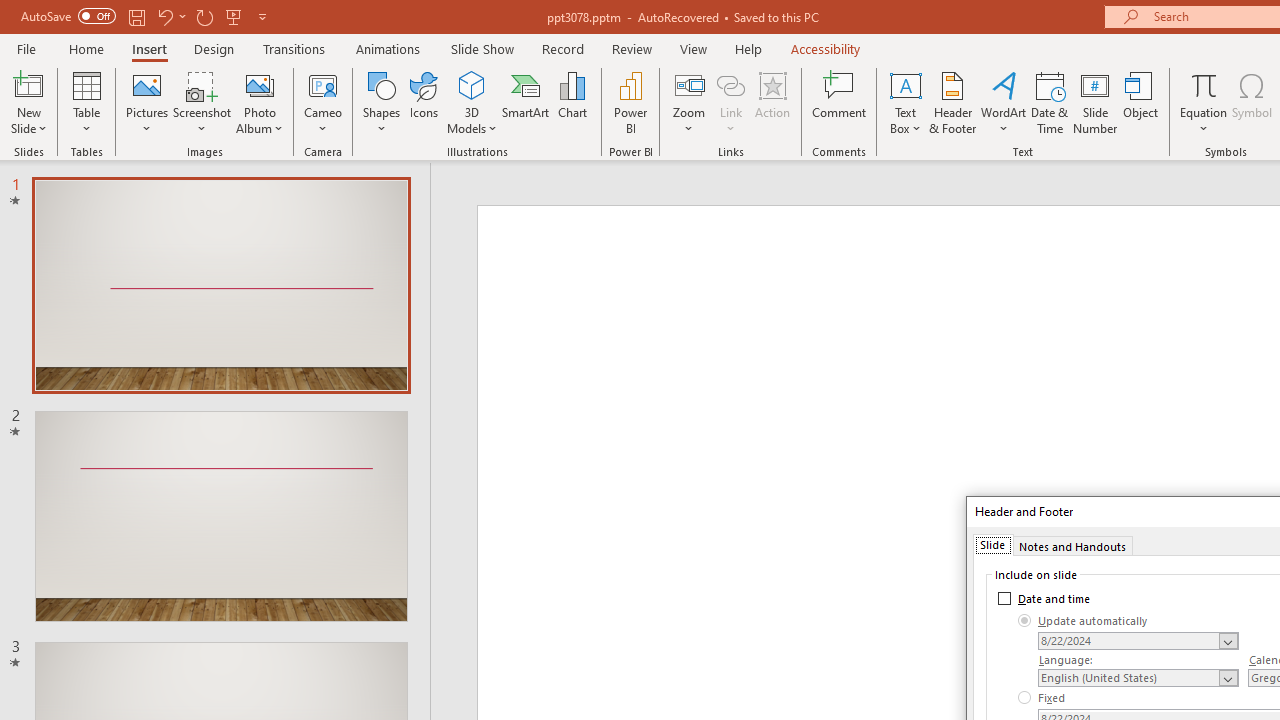 The height and width of the screenshot is (720, 1280). Describe the element at coordinates (1251, 103) in the screenshot. I see `'Symbol...'` at that location.